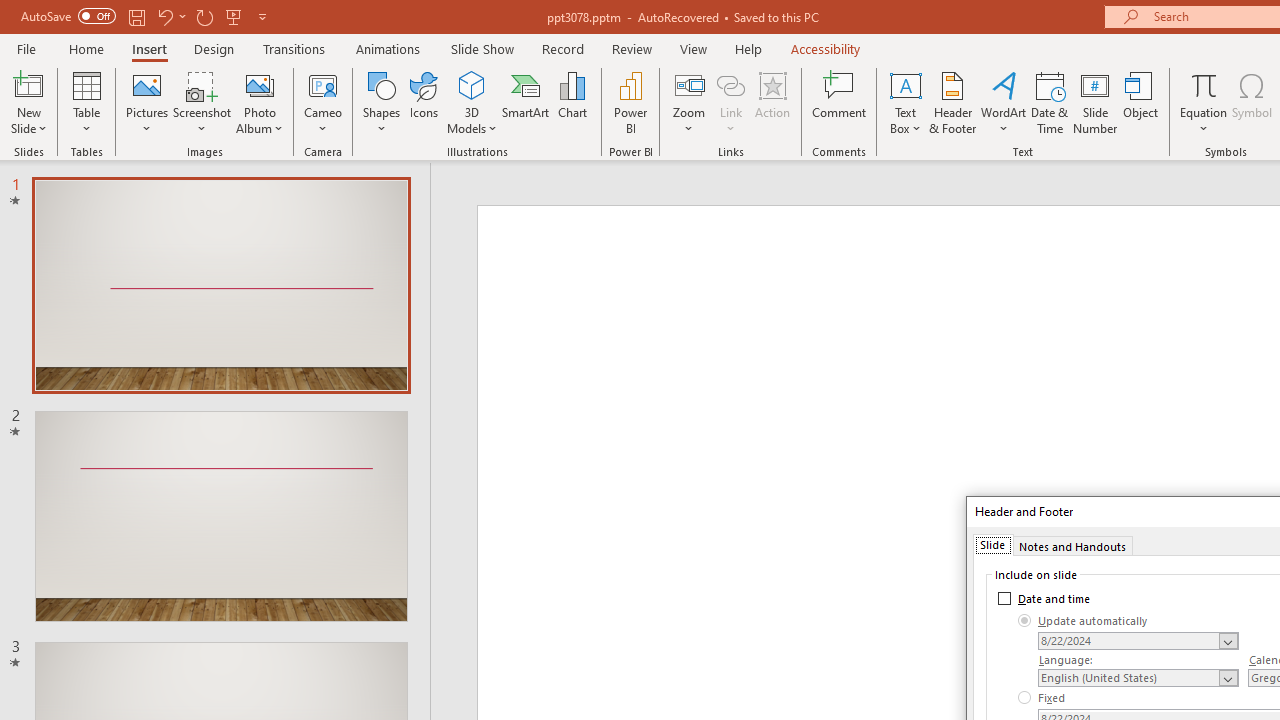 The height and width of the screenshot is (720, 1280). Describe the element at coordinates (1251, 103) in the screenshot. I see `'Symbol...'` at that location.